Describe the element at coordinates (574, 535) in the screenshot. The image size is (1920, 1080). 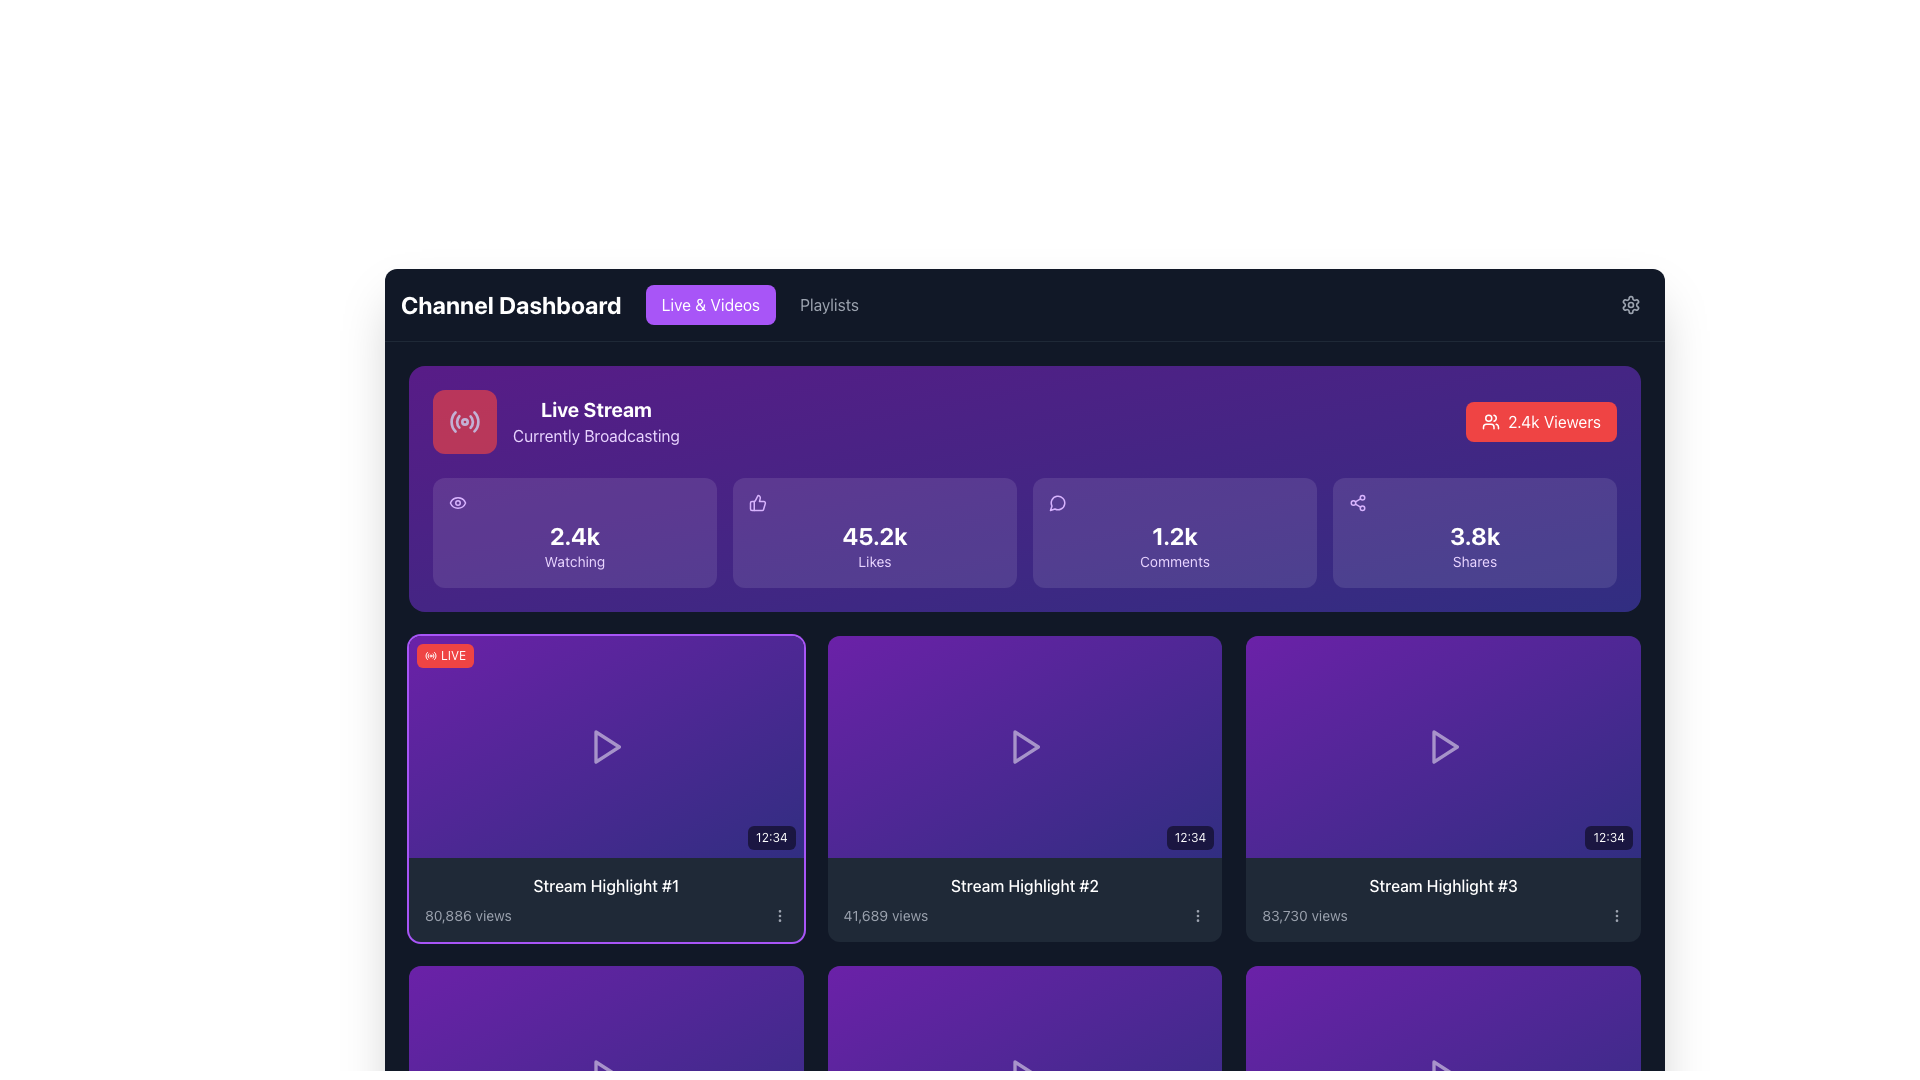
I see `the text display that shows the number of viewers currently watching a live stream, which is positioned in the middle of a purple rectangle` at that location.